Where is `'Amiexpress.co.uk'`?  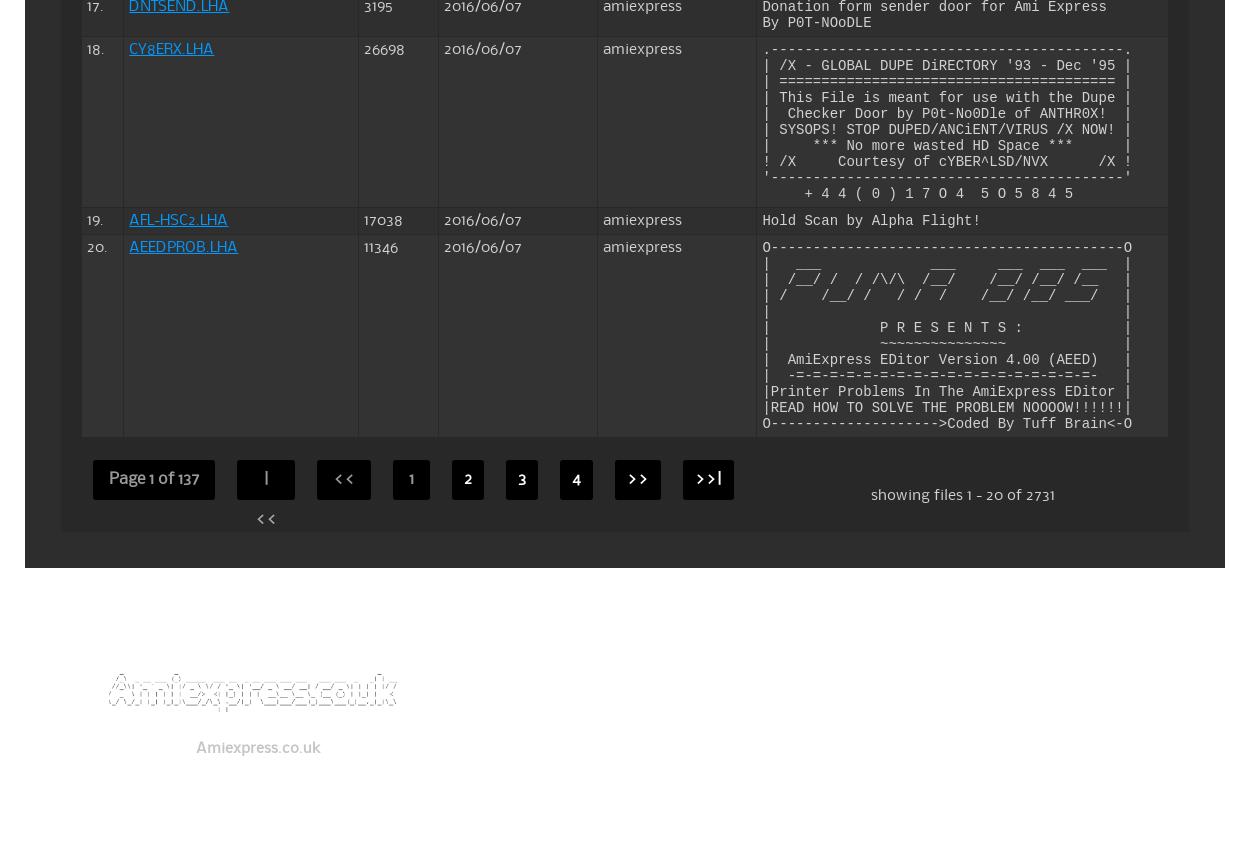 'Amiexpress.co.uk' is located at coordinates (257, 748).